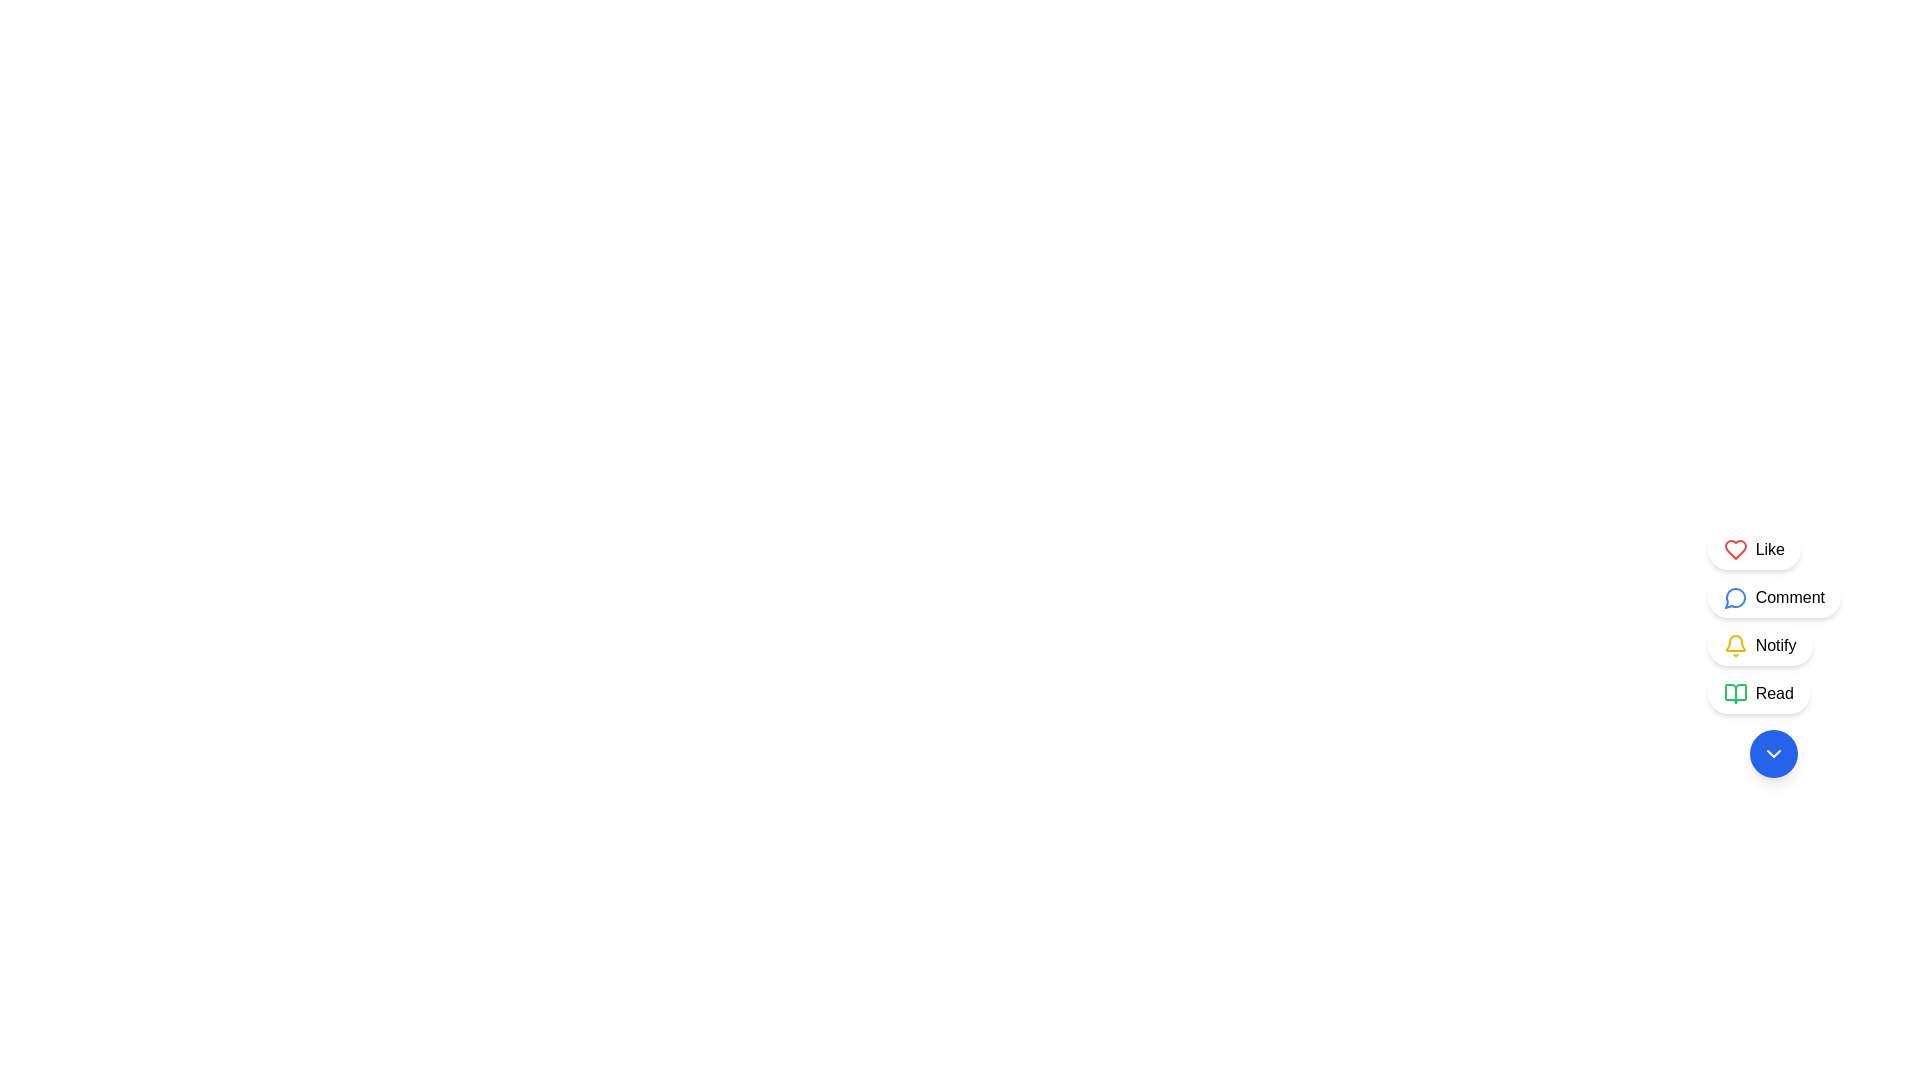 This screenshot has width=1920, height=1080. Describe the element at coordinates (1734, 597) in the screenshot. I see `the chat icon located in the right-hand vertical menu, second from the top` at that location.